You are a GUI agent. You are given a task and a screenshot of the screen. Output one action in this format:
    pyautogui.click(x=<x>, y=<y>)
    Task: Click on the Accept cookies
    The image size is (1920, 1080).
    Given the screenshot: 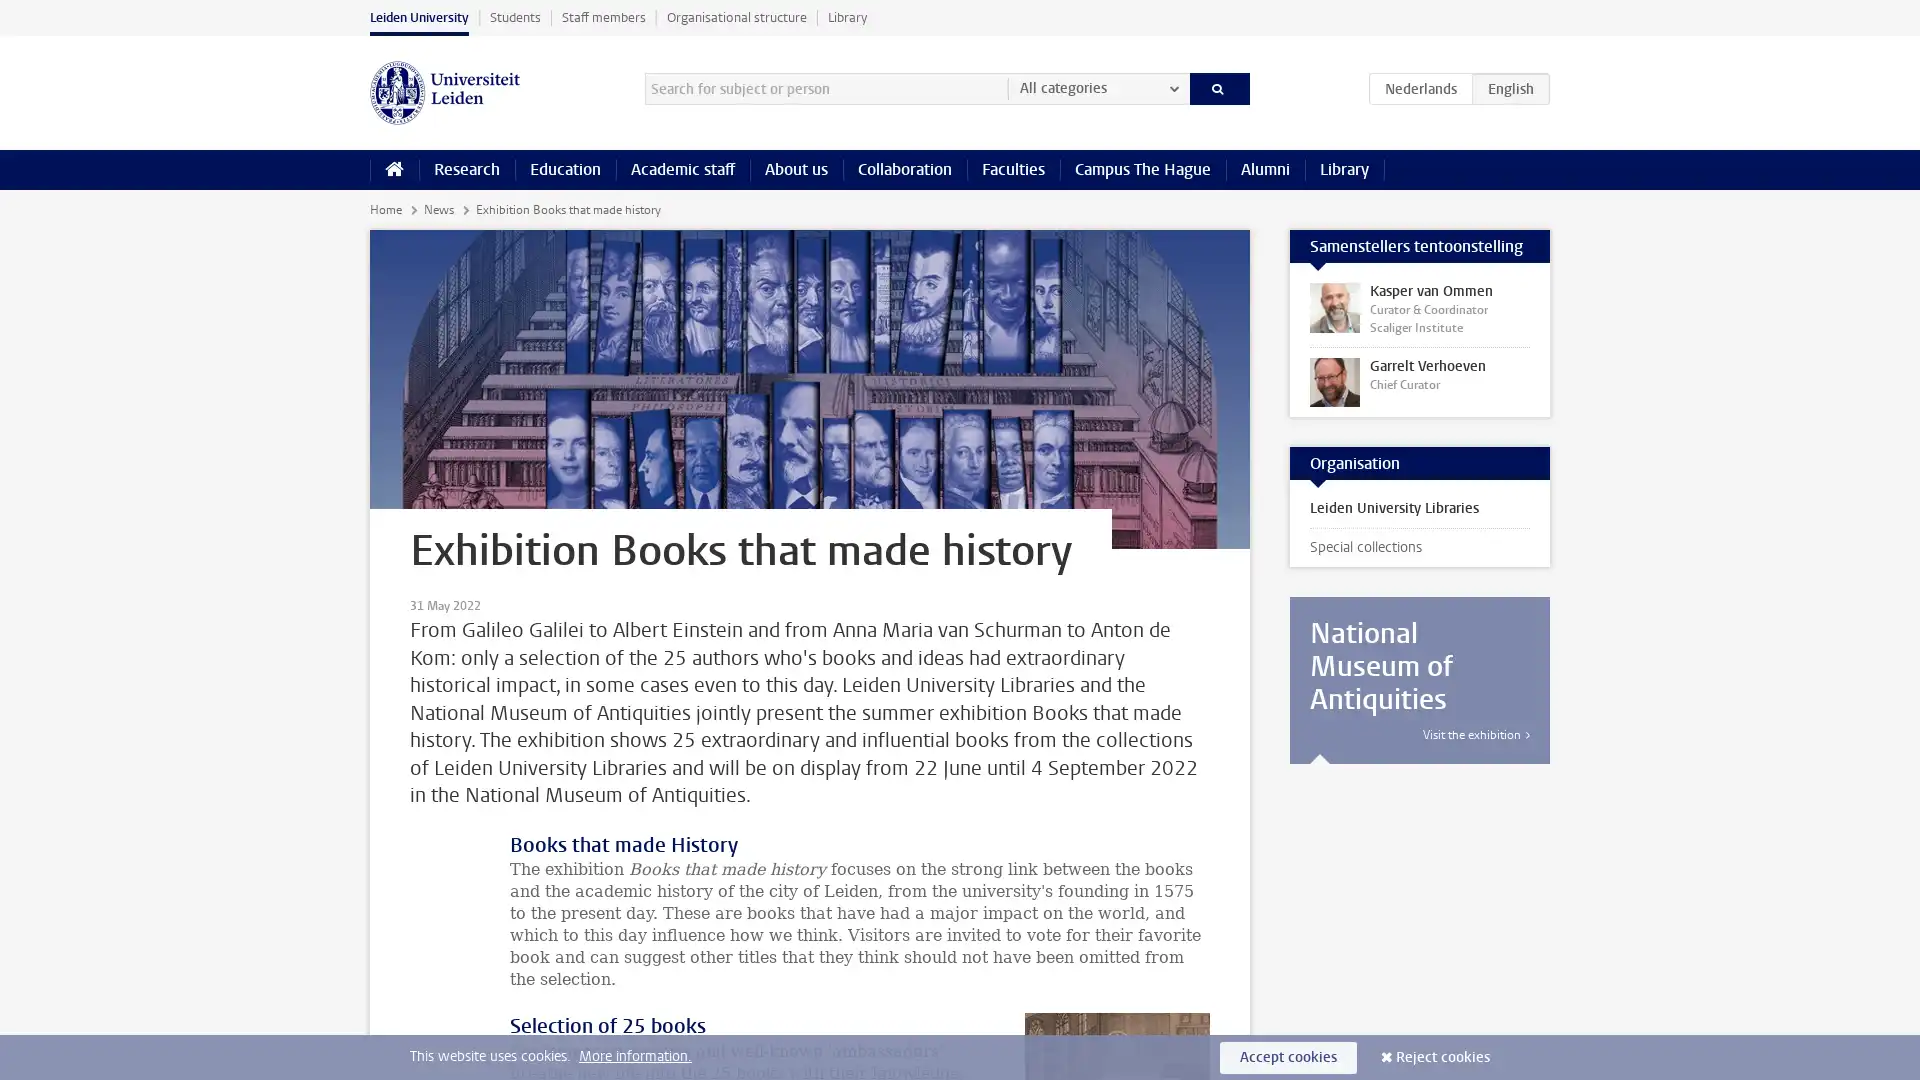 What is the action you would take?
    pyautogui.click(x=1288, y=1056)
    